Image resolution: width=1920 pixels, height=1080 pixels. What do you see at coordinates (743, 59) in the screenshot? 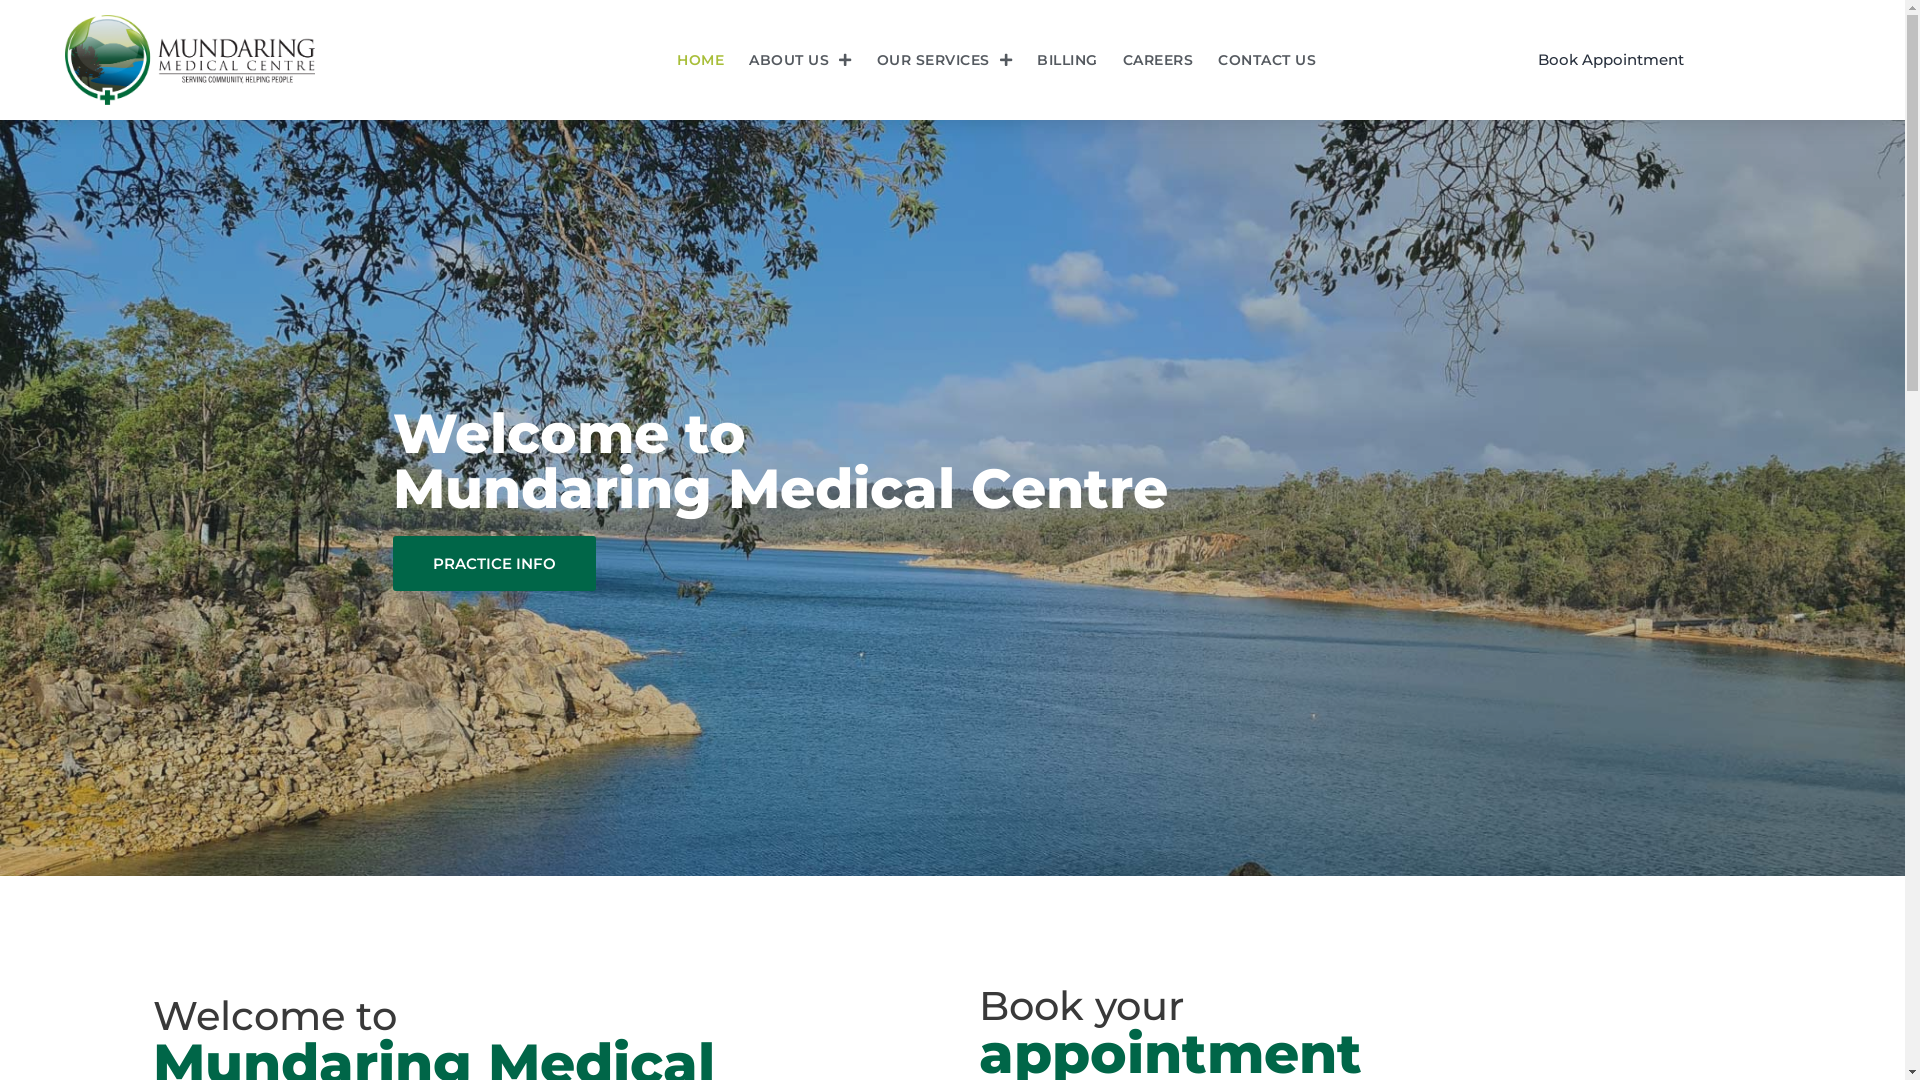
I see `'ABOUT US'` at bounding box center [743, 59].